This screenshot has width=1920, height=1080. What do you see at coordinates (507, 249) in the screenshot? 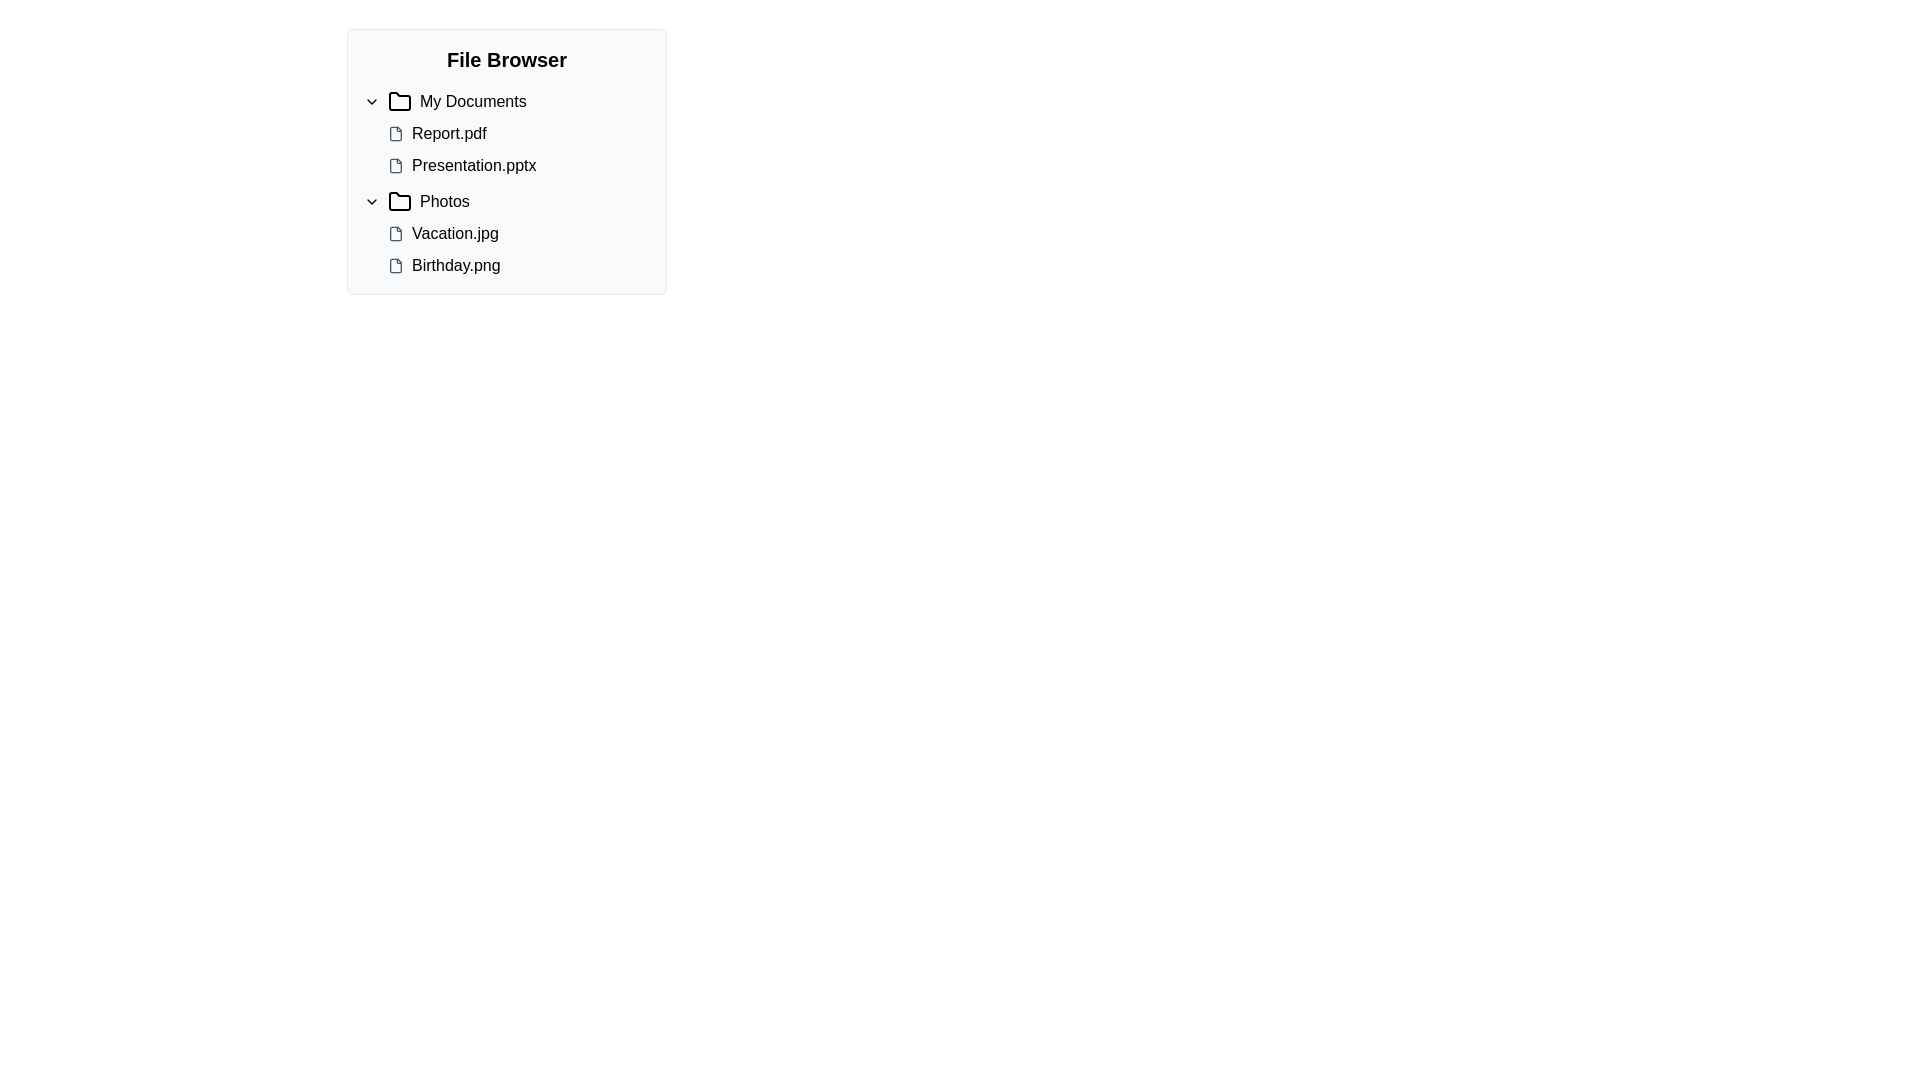
I see `the file name` at bounding box center [507, 249].